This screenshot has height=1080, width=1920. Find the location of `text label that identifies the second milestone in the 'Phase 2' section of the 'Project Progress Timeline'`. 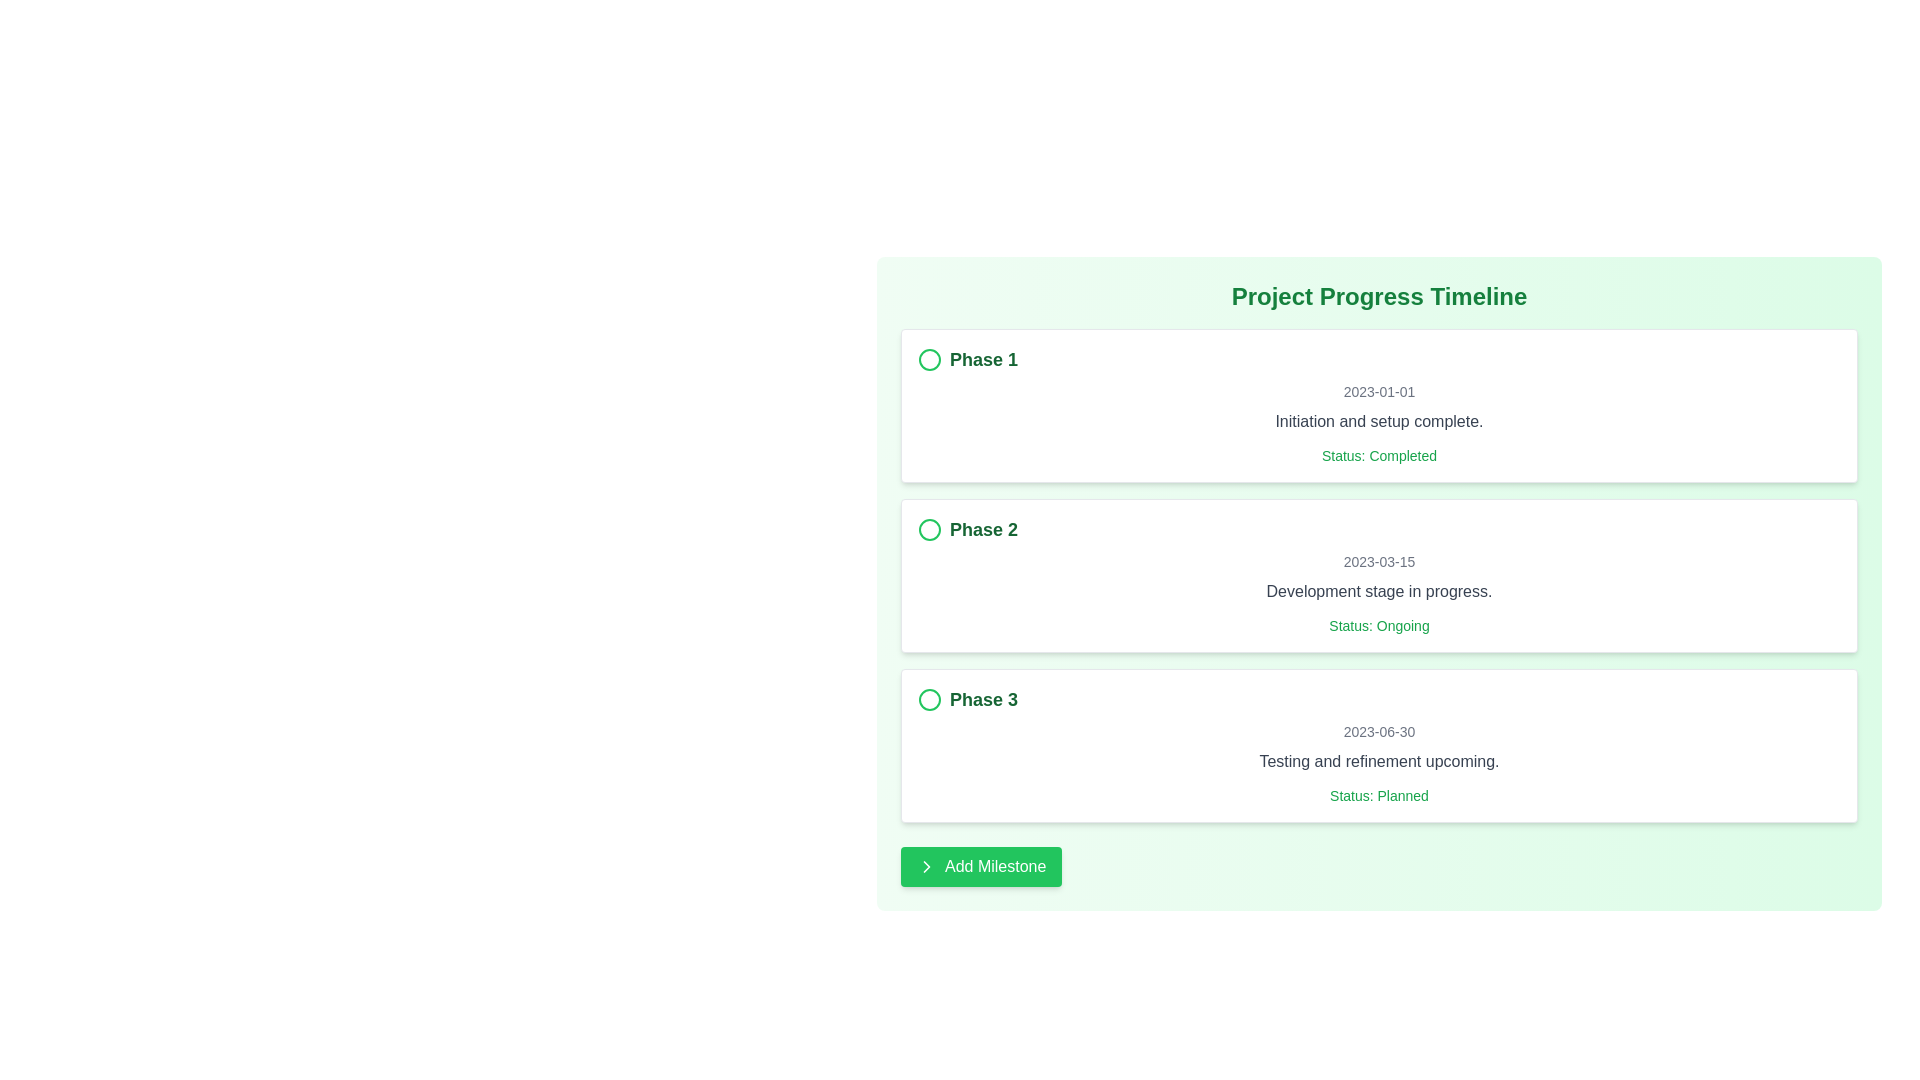

text label that identifies the second milestone in the 'Phase 2' section of the 'Project Progress Timeline' is located at coordinates (983, 528).